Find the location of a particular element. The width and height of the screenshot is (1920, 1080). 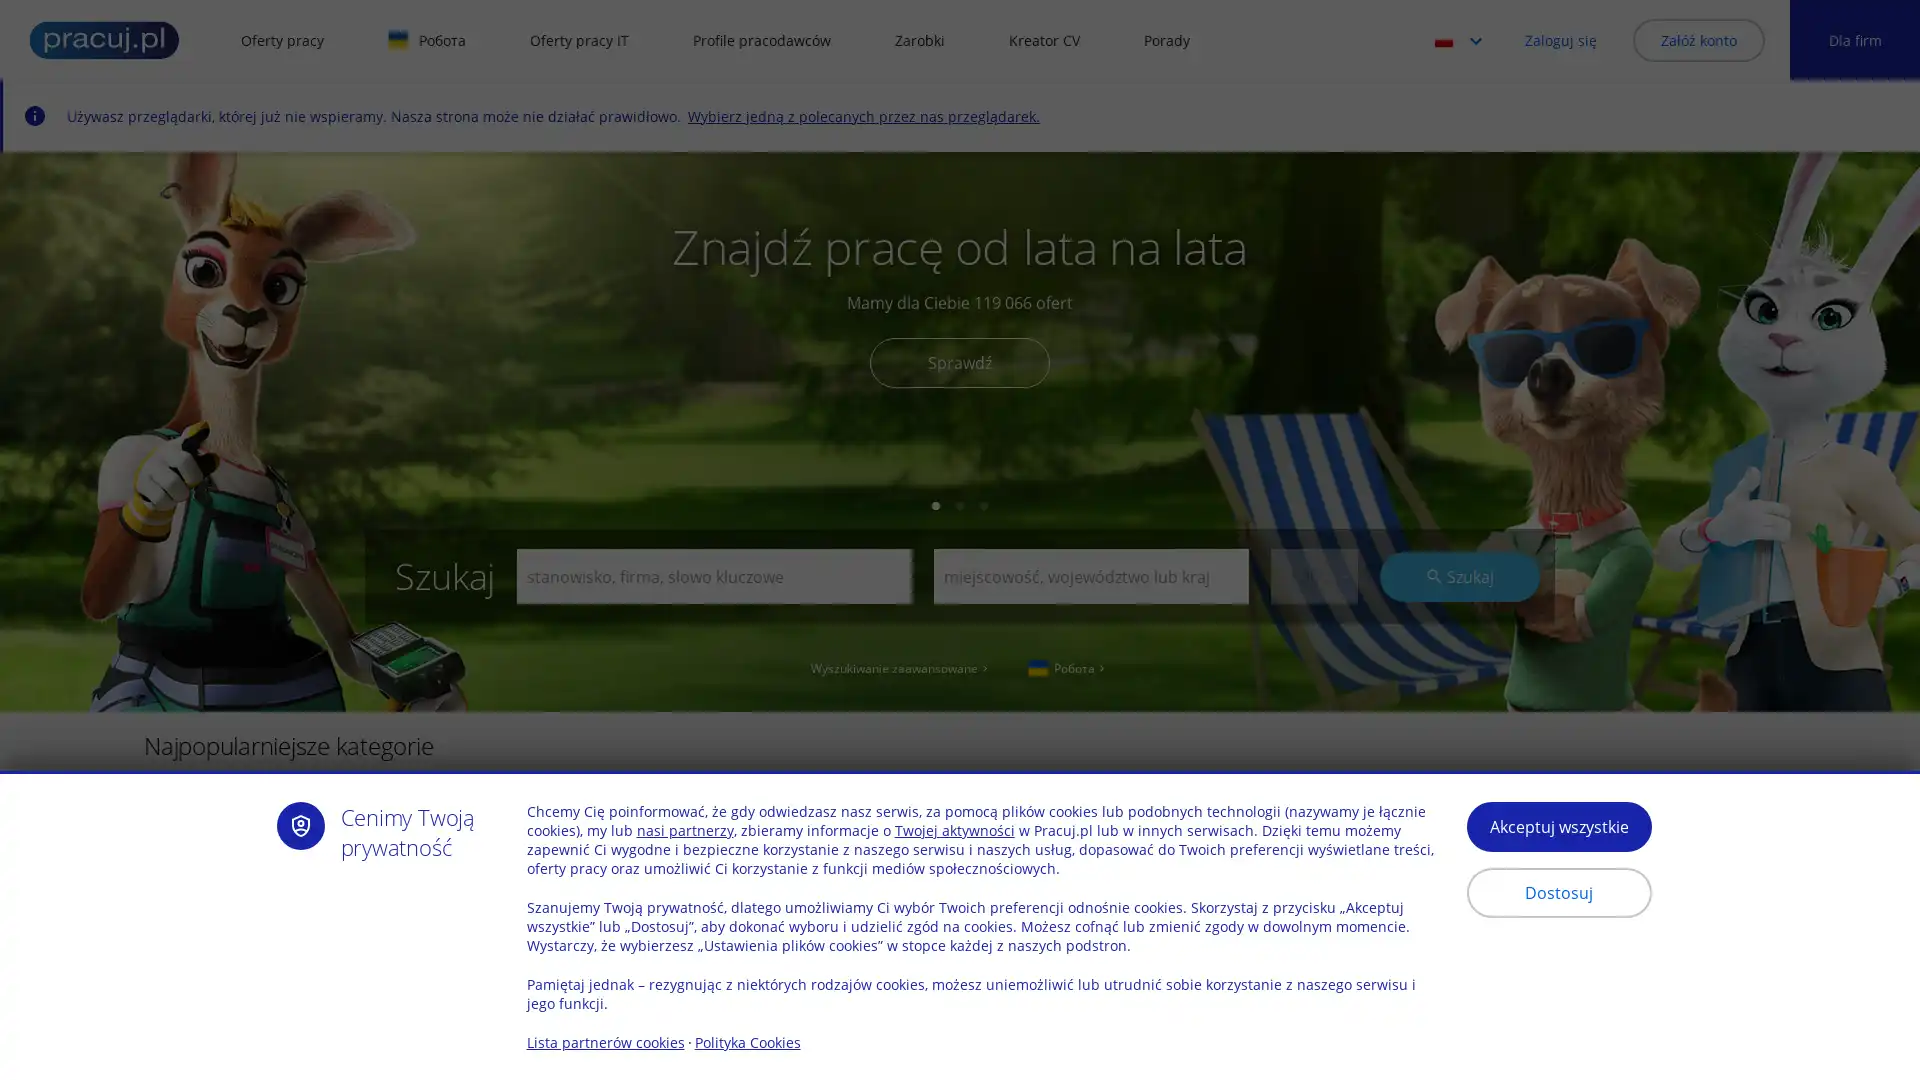

OSTATNIO OGLADANE is located at coordinates (256, 982).